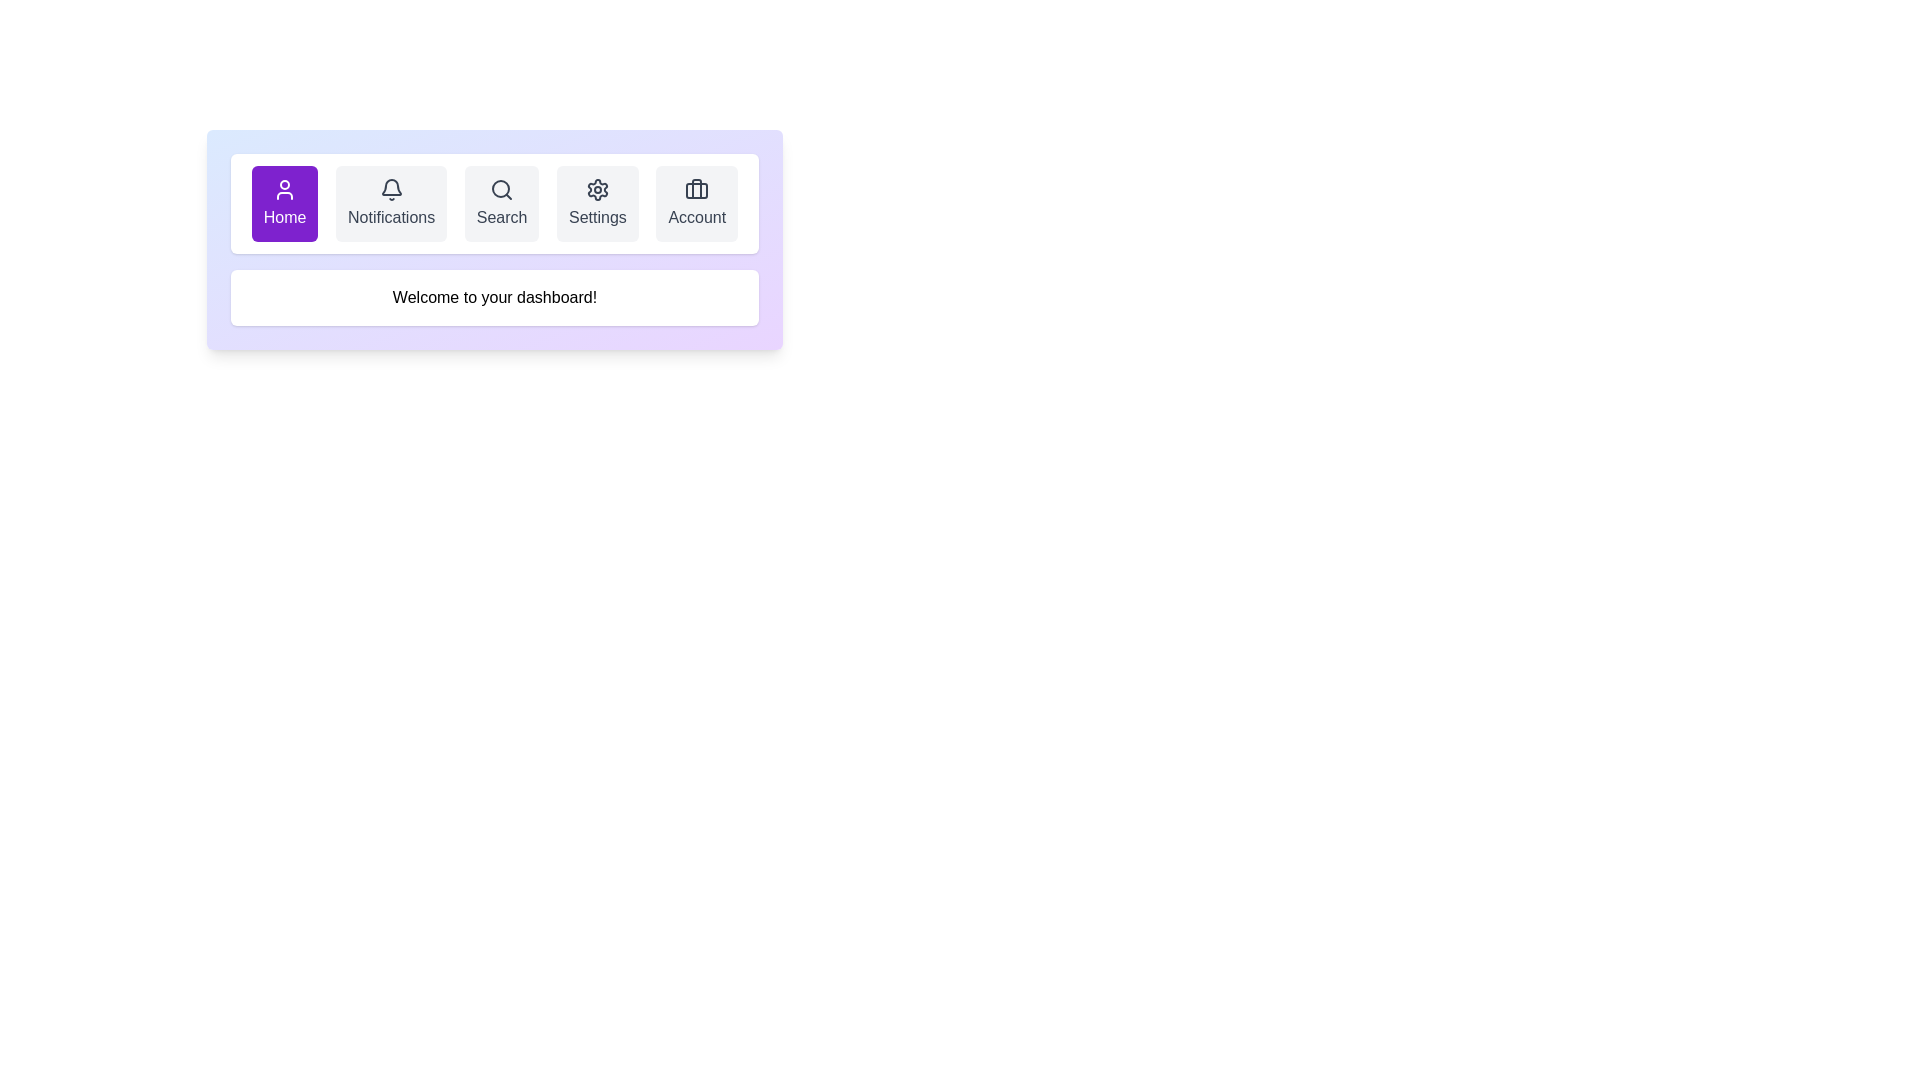 The height and width of the screenshot is (1080, 1920). I want to click on the navigational button that redirects to the homepage, located at the top-center of the viewport, so click(284, 204).